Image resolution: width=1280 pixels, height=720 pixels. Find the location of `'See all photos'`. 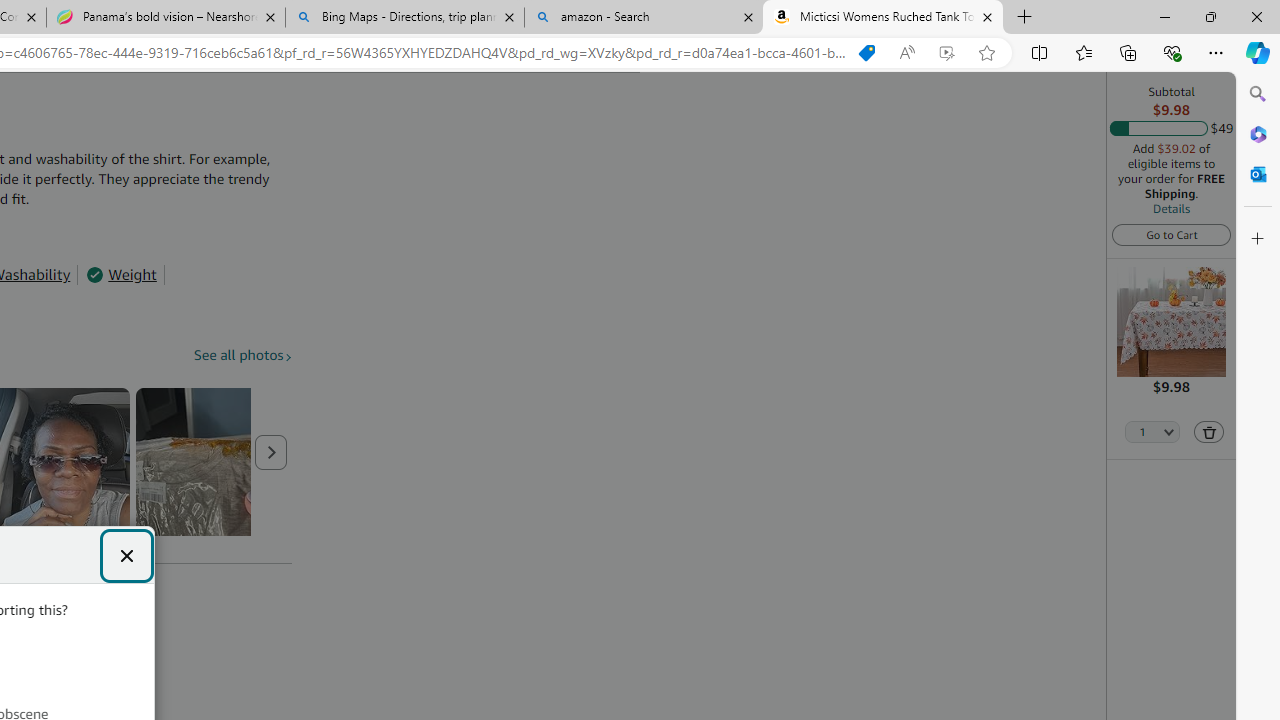

'See all photos' is located at coordinates (242, 354).